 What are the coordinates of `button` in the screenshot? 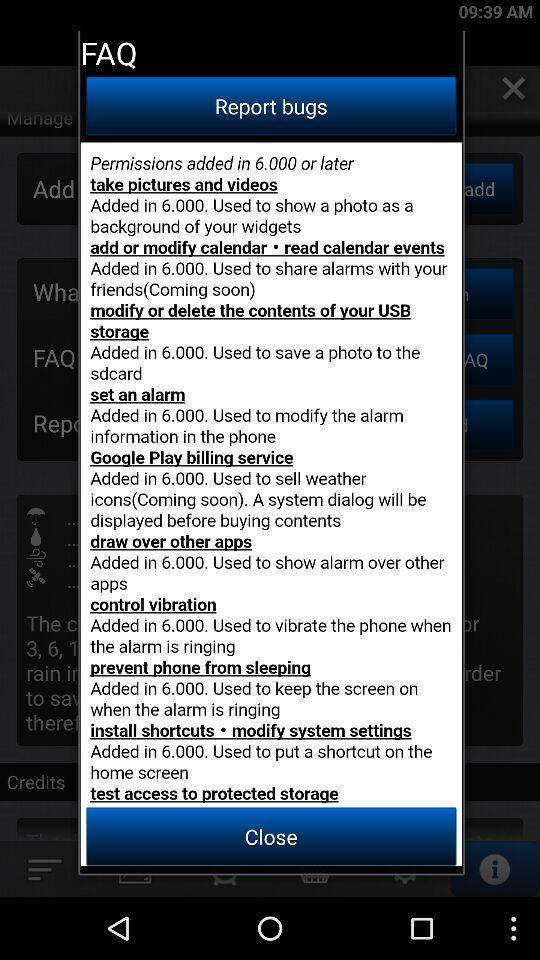 It's located at (270, 503).